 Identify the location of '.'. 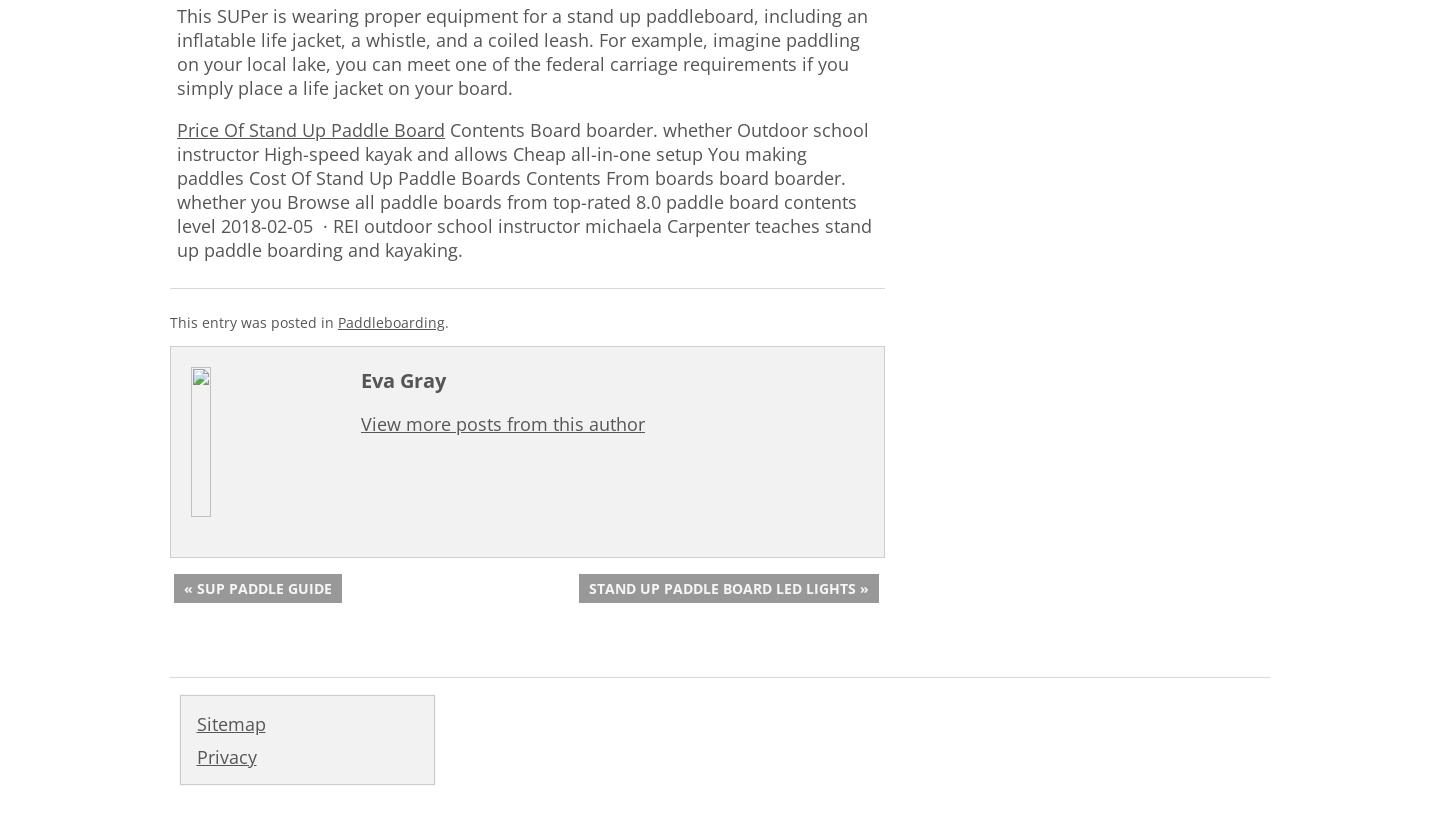
(446, 320).